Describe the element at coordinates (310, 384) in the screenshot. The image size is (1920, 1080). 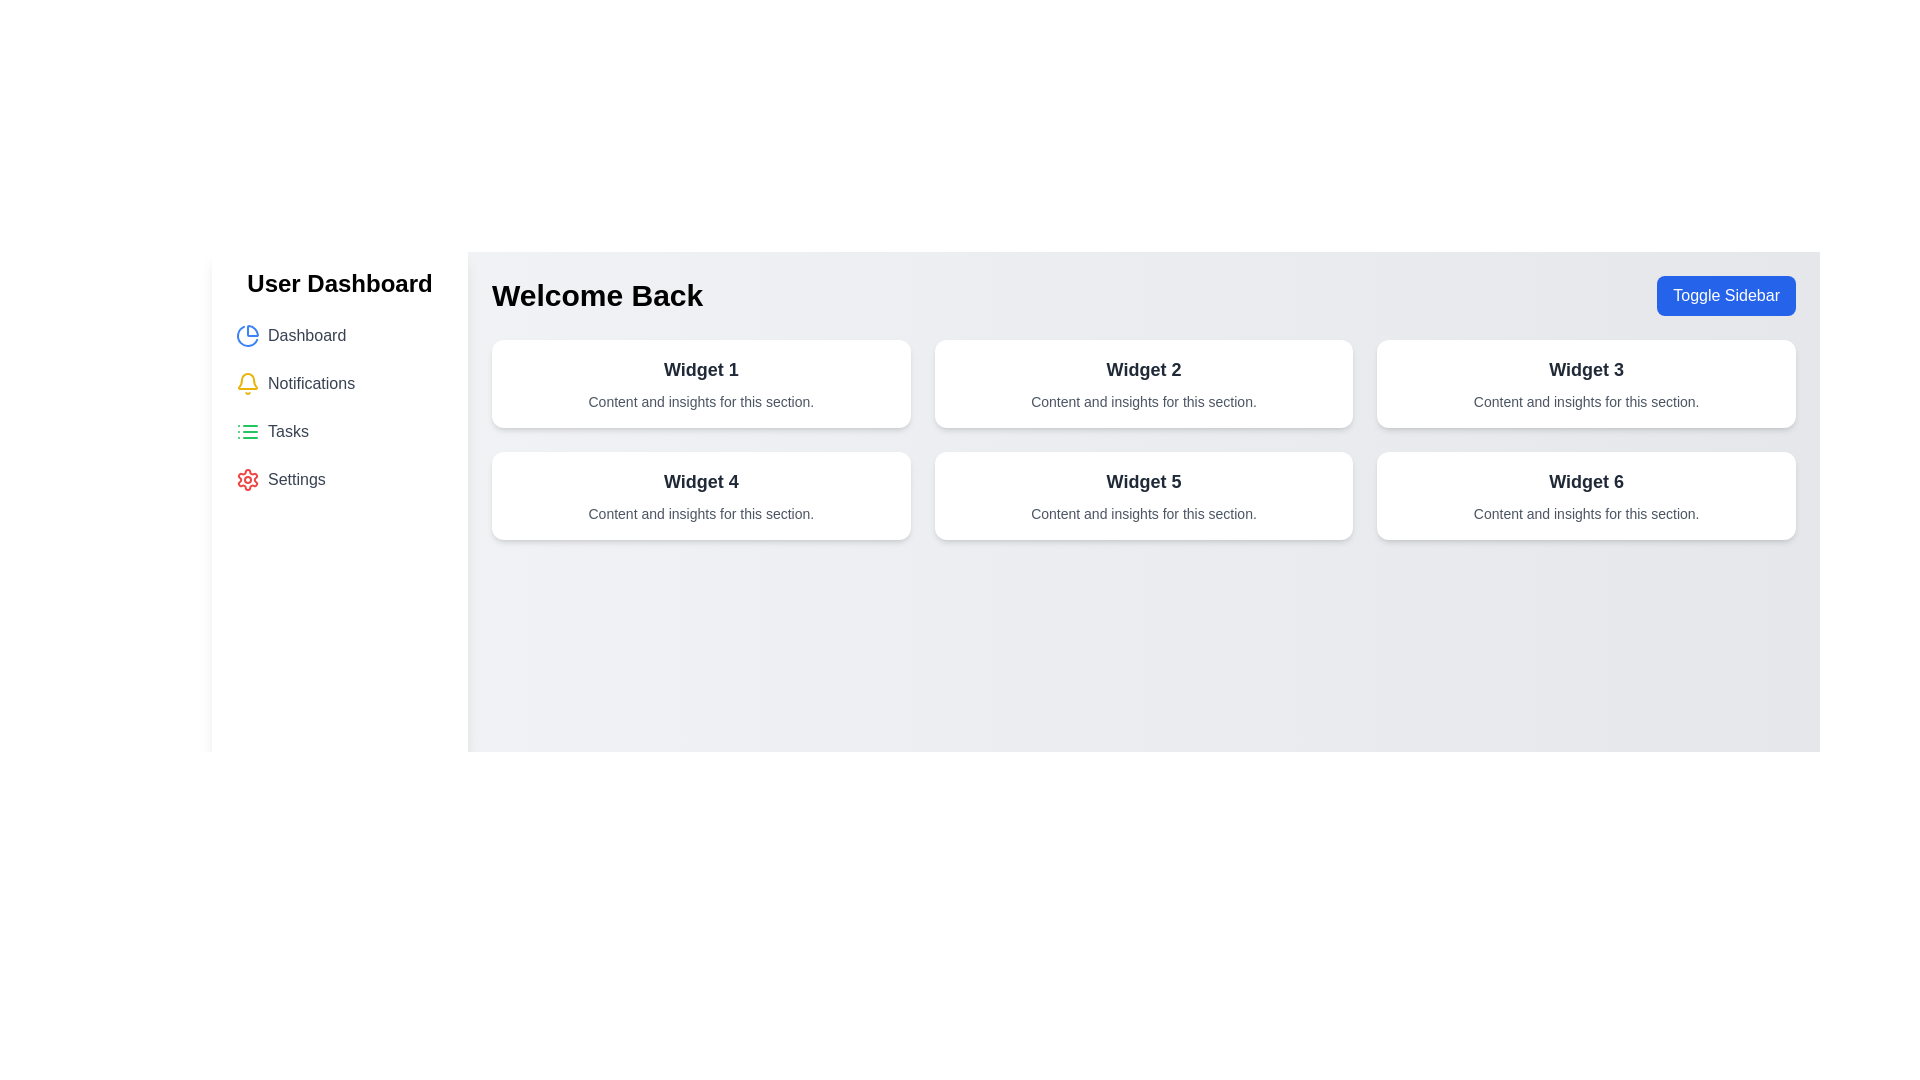
I see `the 'Notifications' text label located in the left sidebar navigation, positioned below 'Dashboard' and above 'Tasks'` at that location.